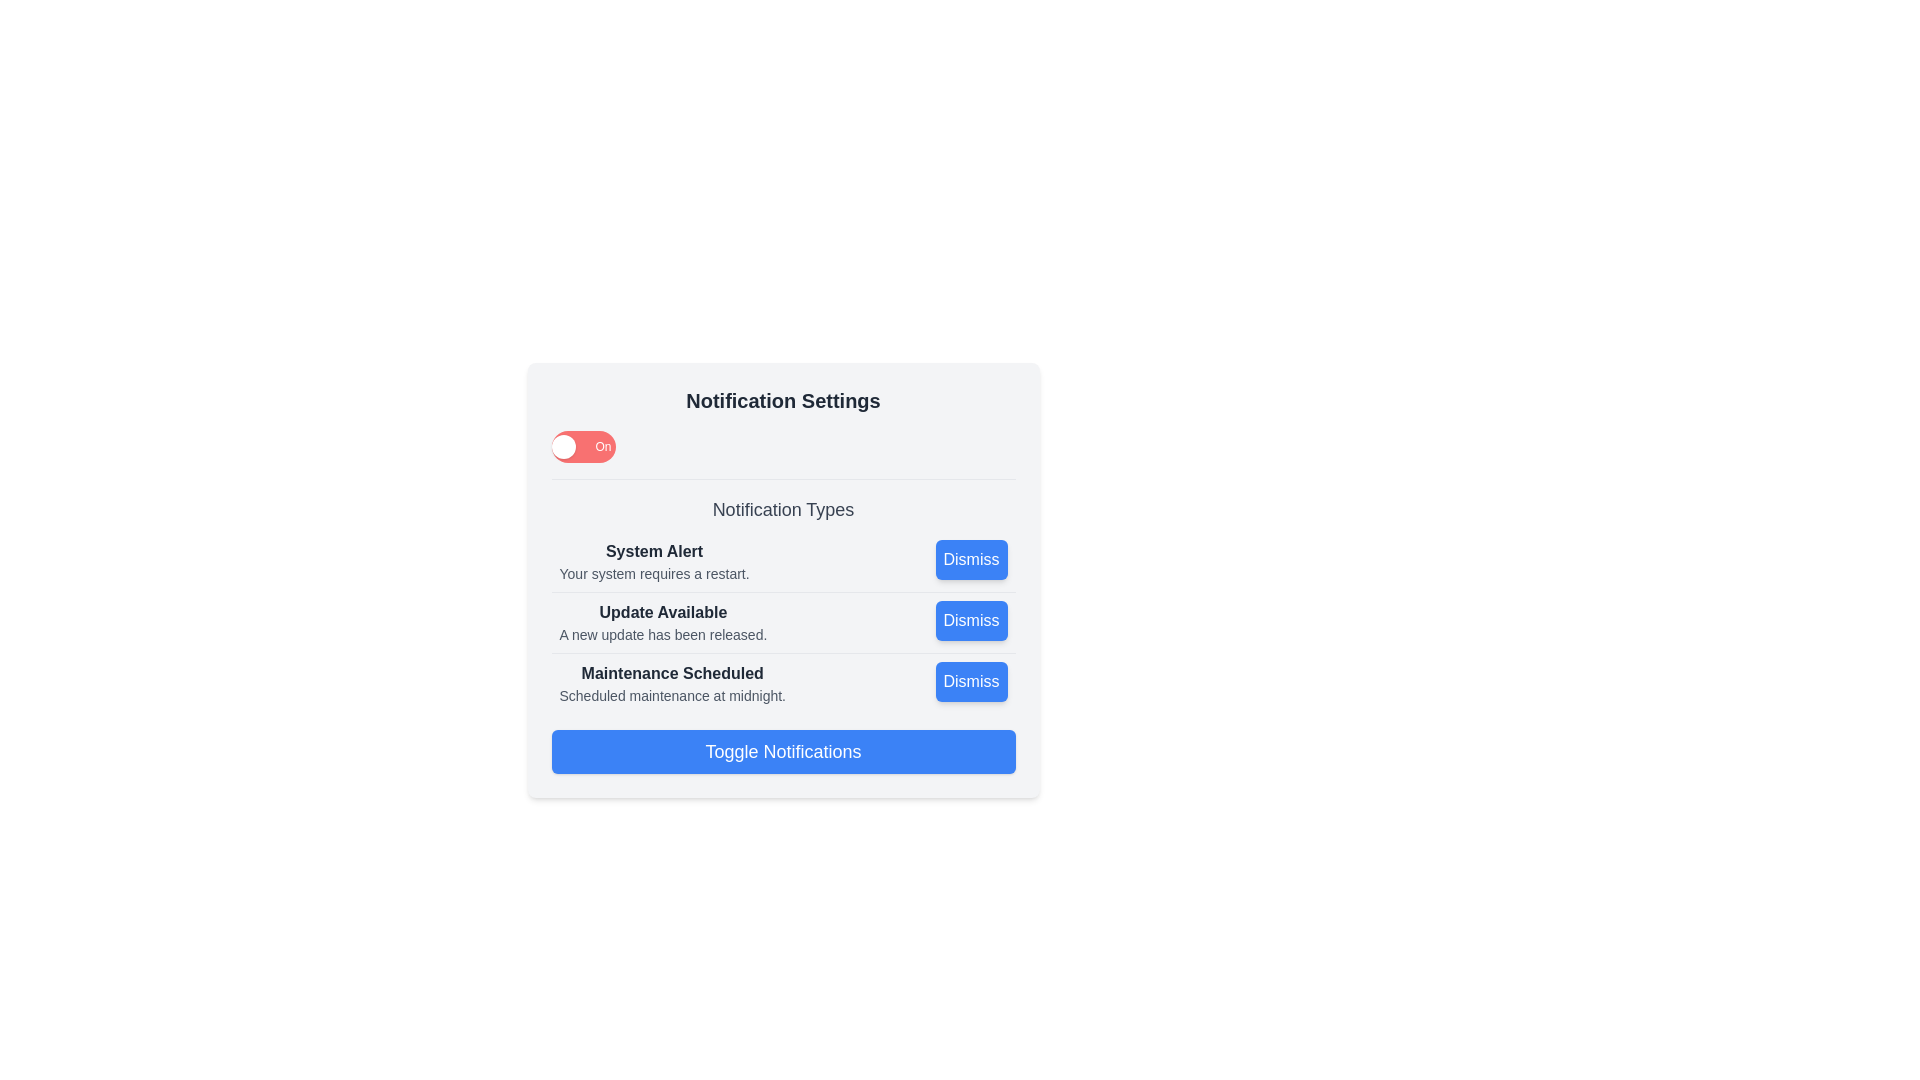 This screenshot has width=1920, height=1080. Describe the element at coordinates (782, 401) in the screenshot. I see `the title text element at the top of the settings panel, which indicates the panel's purpose, located above the toggle button with 'Off' and 'On' labels` at that location.